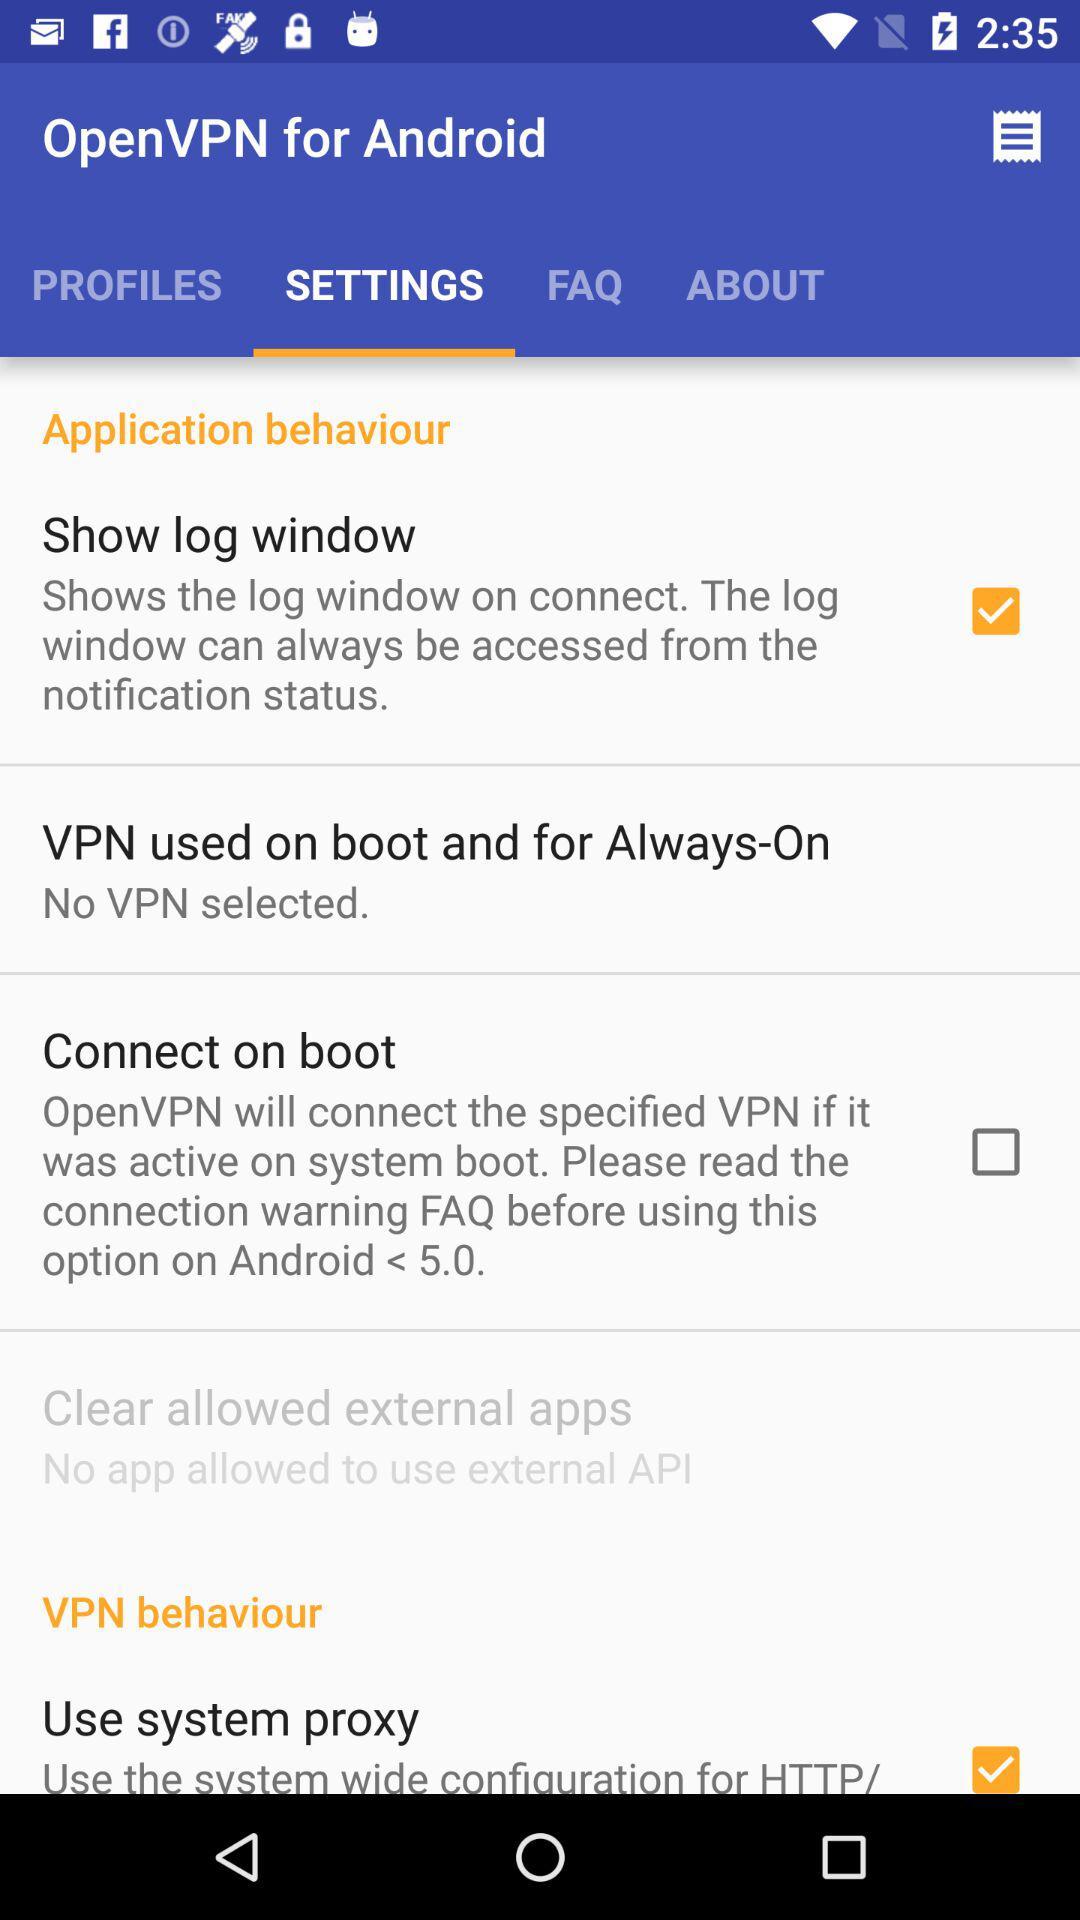 The width and height of the screenshot is (1080, 1920). Describe the element at coordinates (367, 1467) in the screenshot. I see `the icon below the clear allowed external item` at that location.